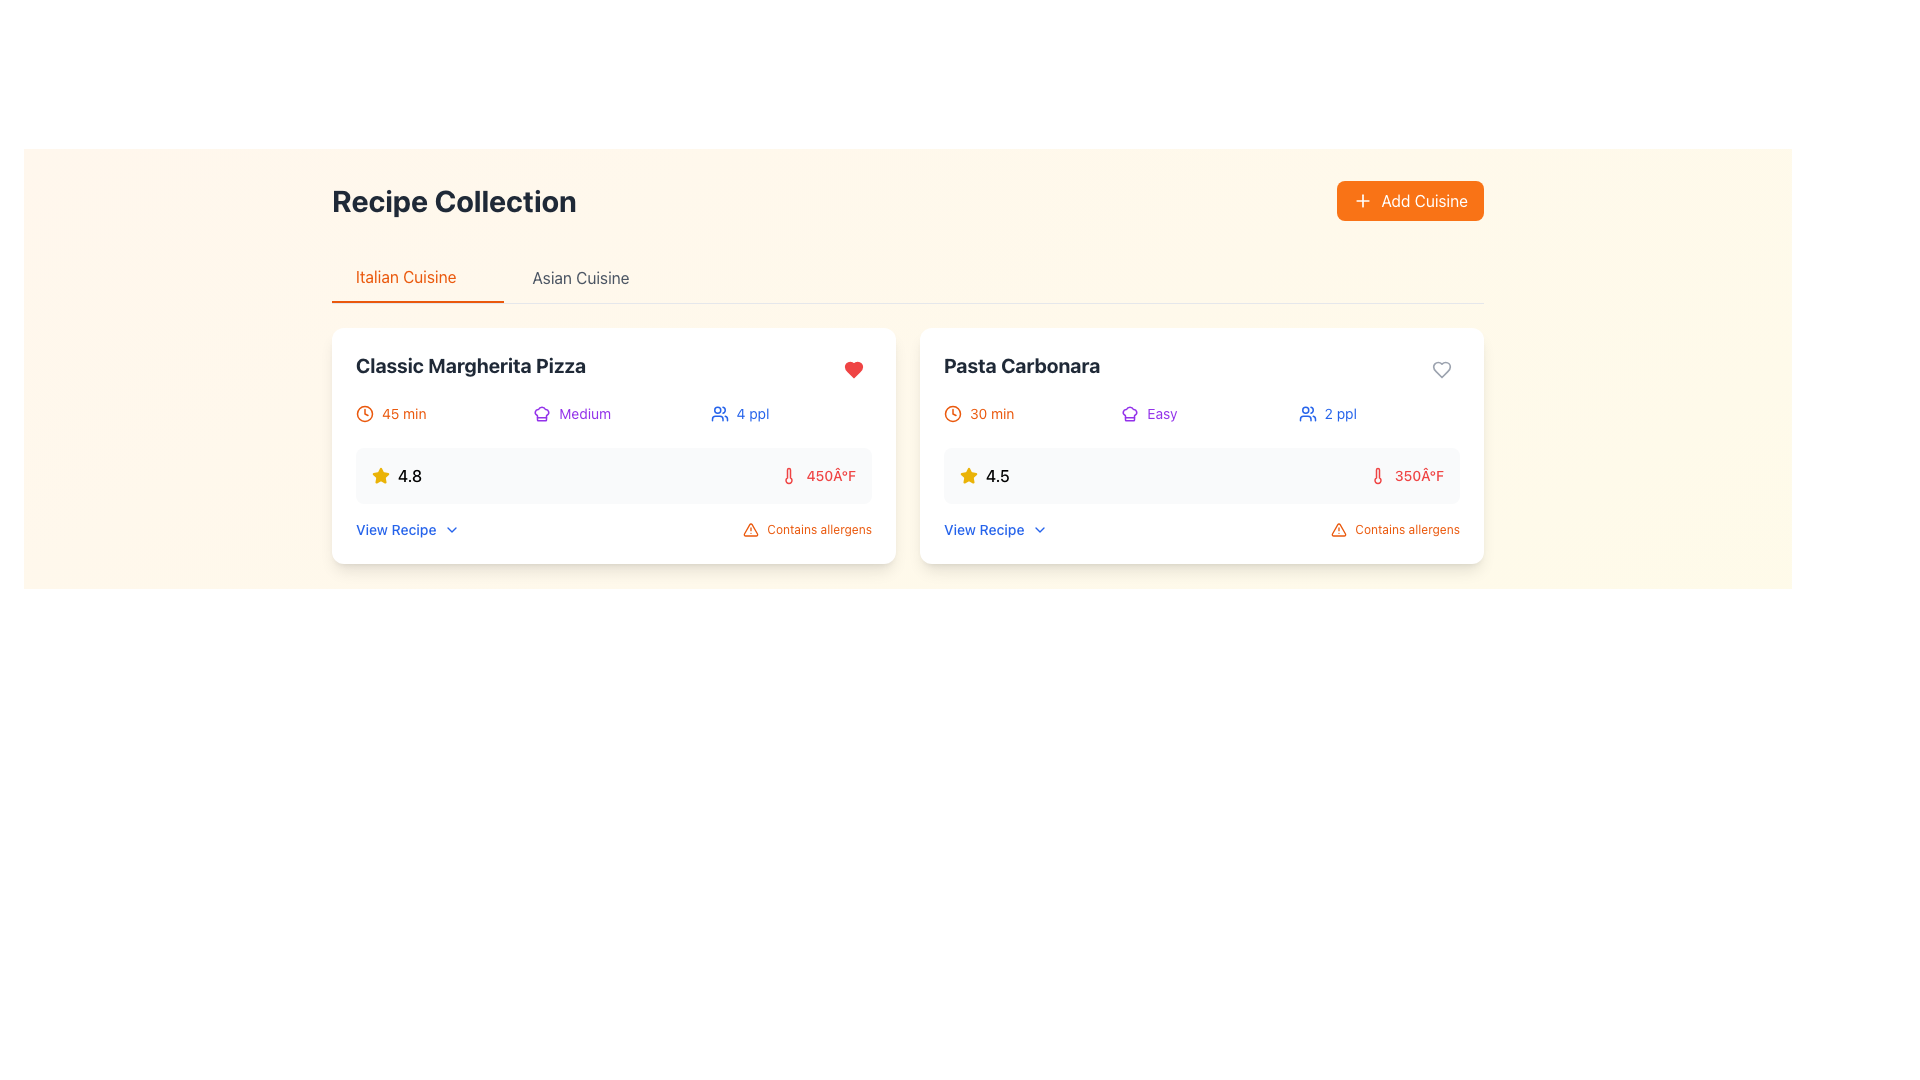 This screenshot has width=1920, height=1080. Describe the element at coordinates (1405, 475) in the screenshot. I see `temperature value displayed in the Text label for the 'Pasta Carbonara' recipe, located in the second recipe card, positioned towards the right side adjacent to the thermometer icon` at that location.